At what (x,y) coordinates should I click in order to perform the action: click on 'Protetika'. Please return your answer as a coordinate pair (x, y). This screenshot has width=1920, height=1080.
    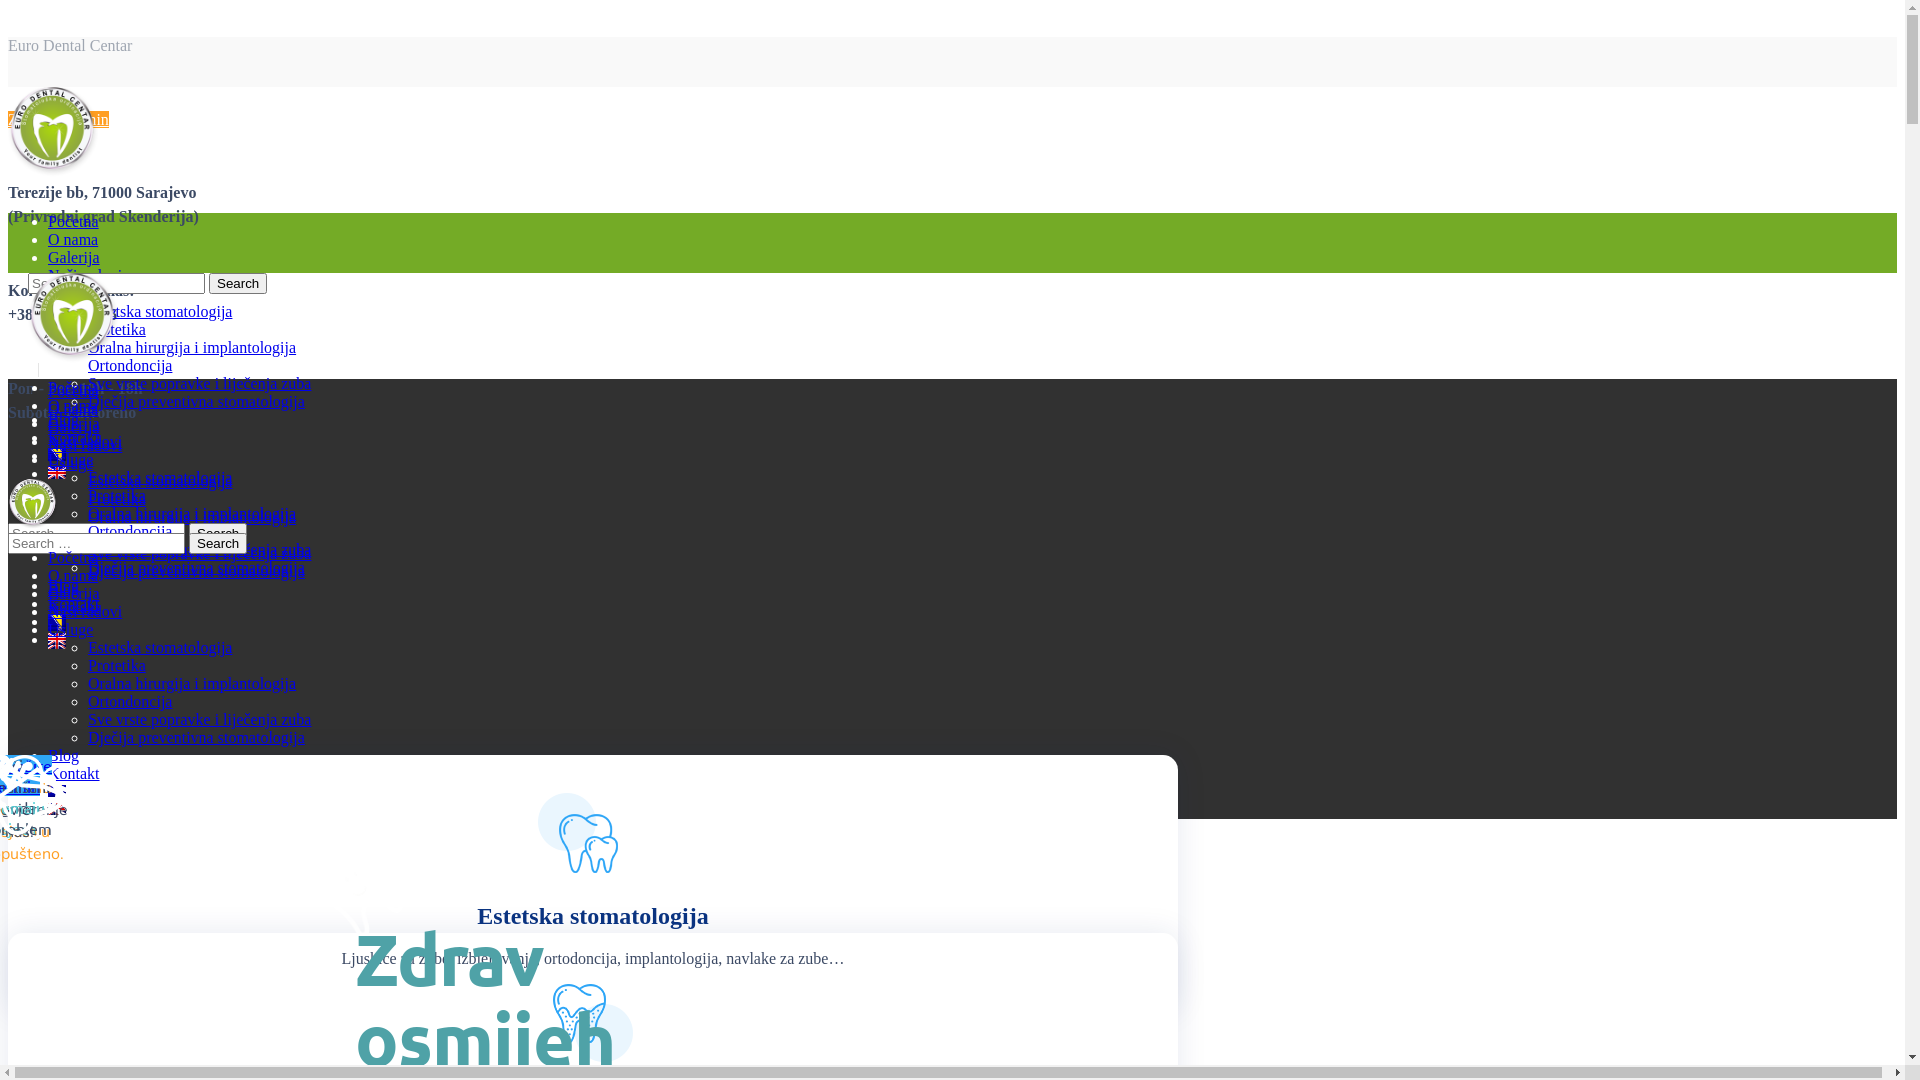
    Looking at the image, I should click on (115, 495).